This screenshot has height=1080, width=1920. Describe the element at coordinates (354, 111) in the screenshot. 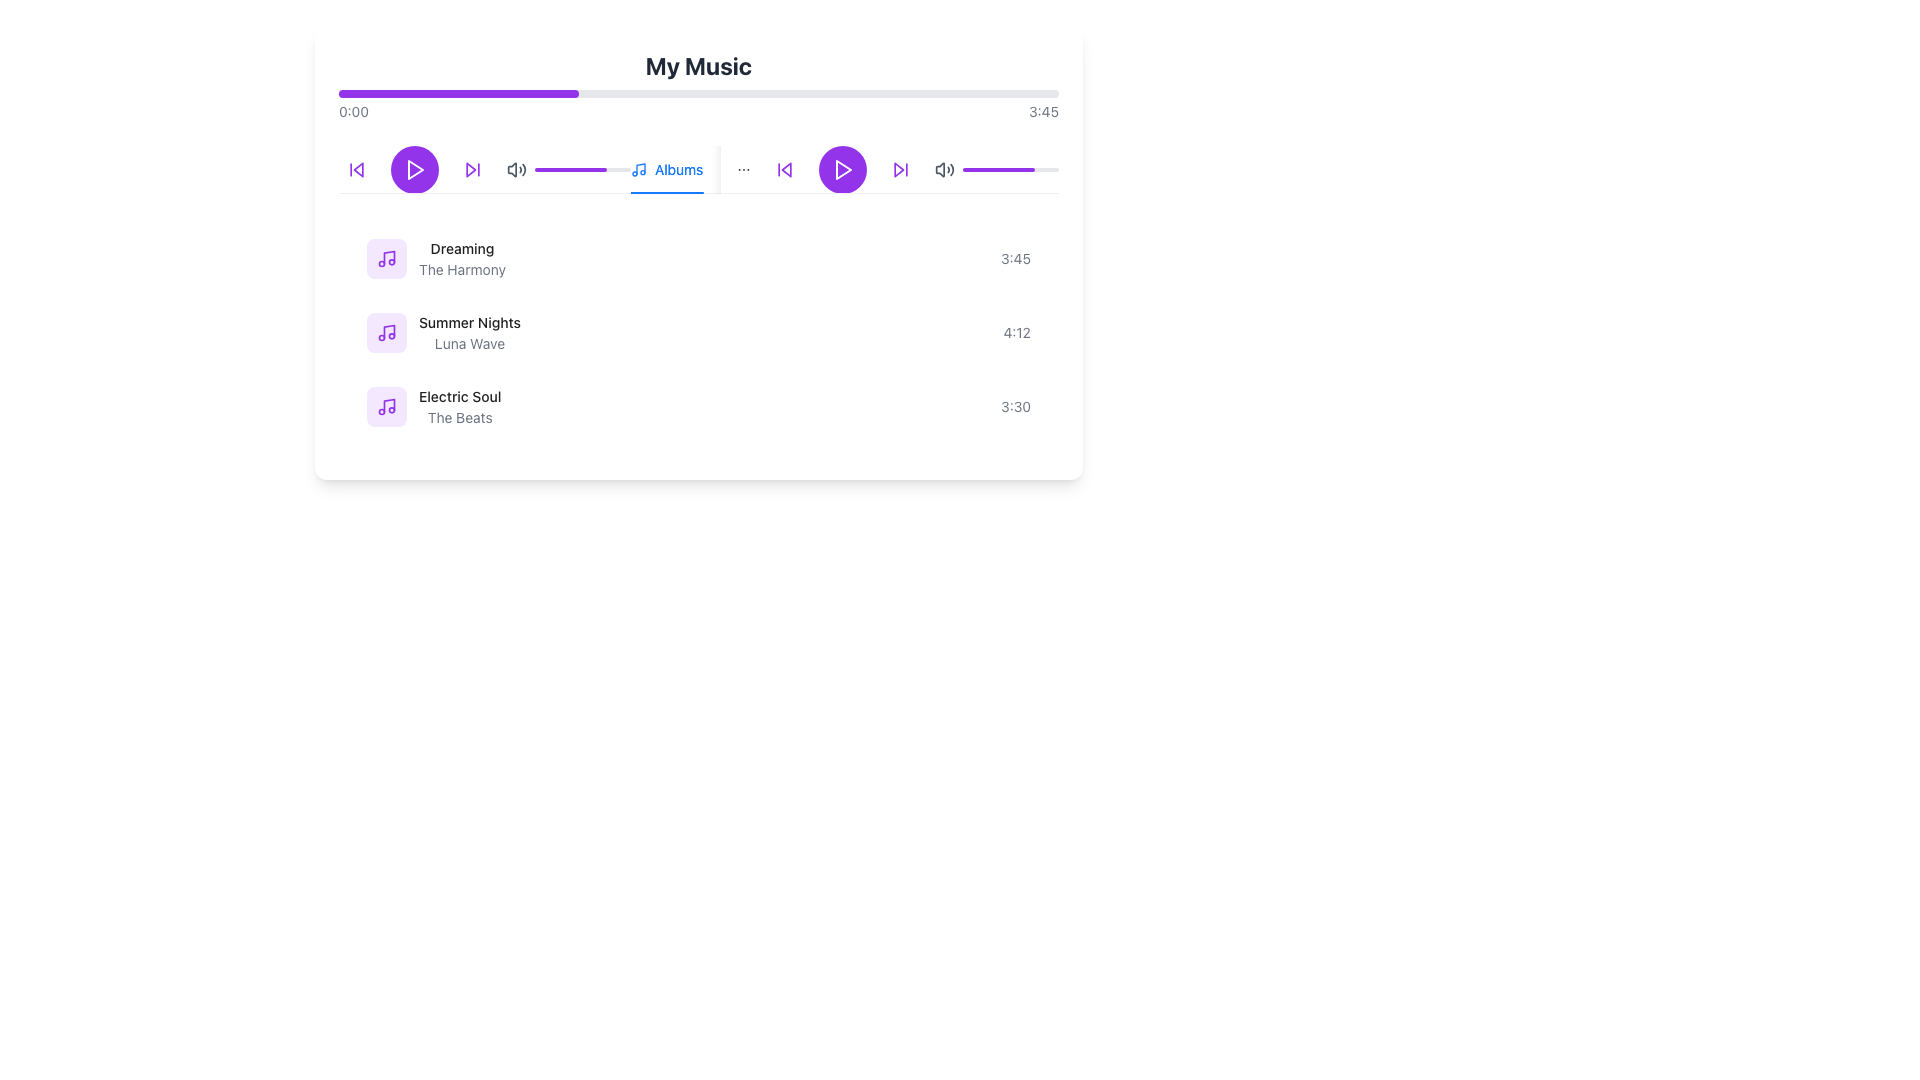

I see `the small text label displaying '0:00' in gray font, located near the left edge of the music player's progress bar` at that location.